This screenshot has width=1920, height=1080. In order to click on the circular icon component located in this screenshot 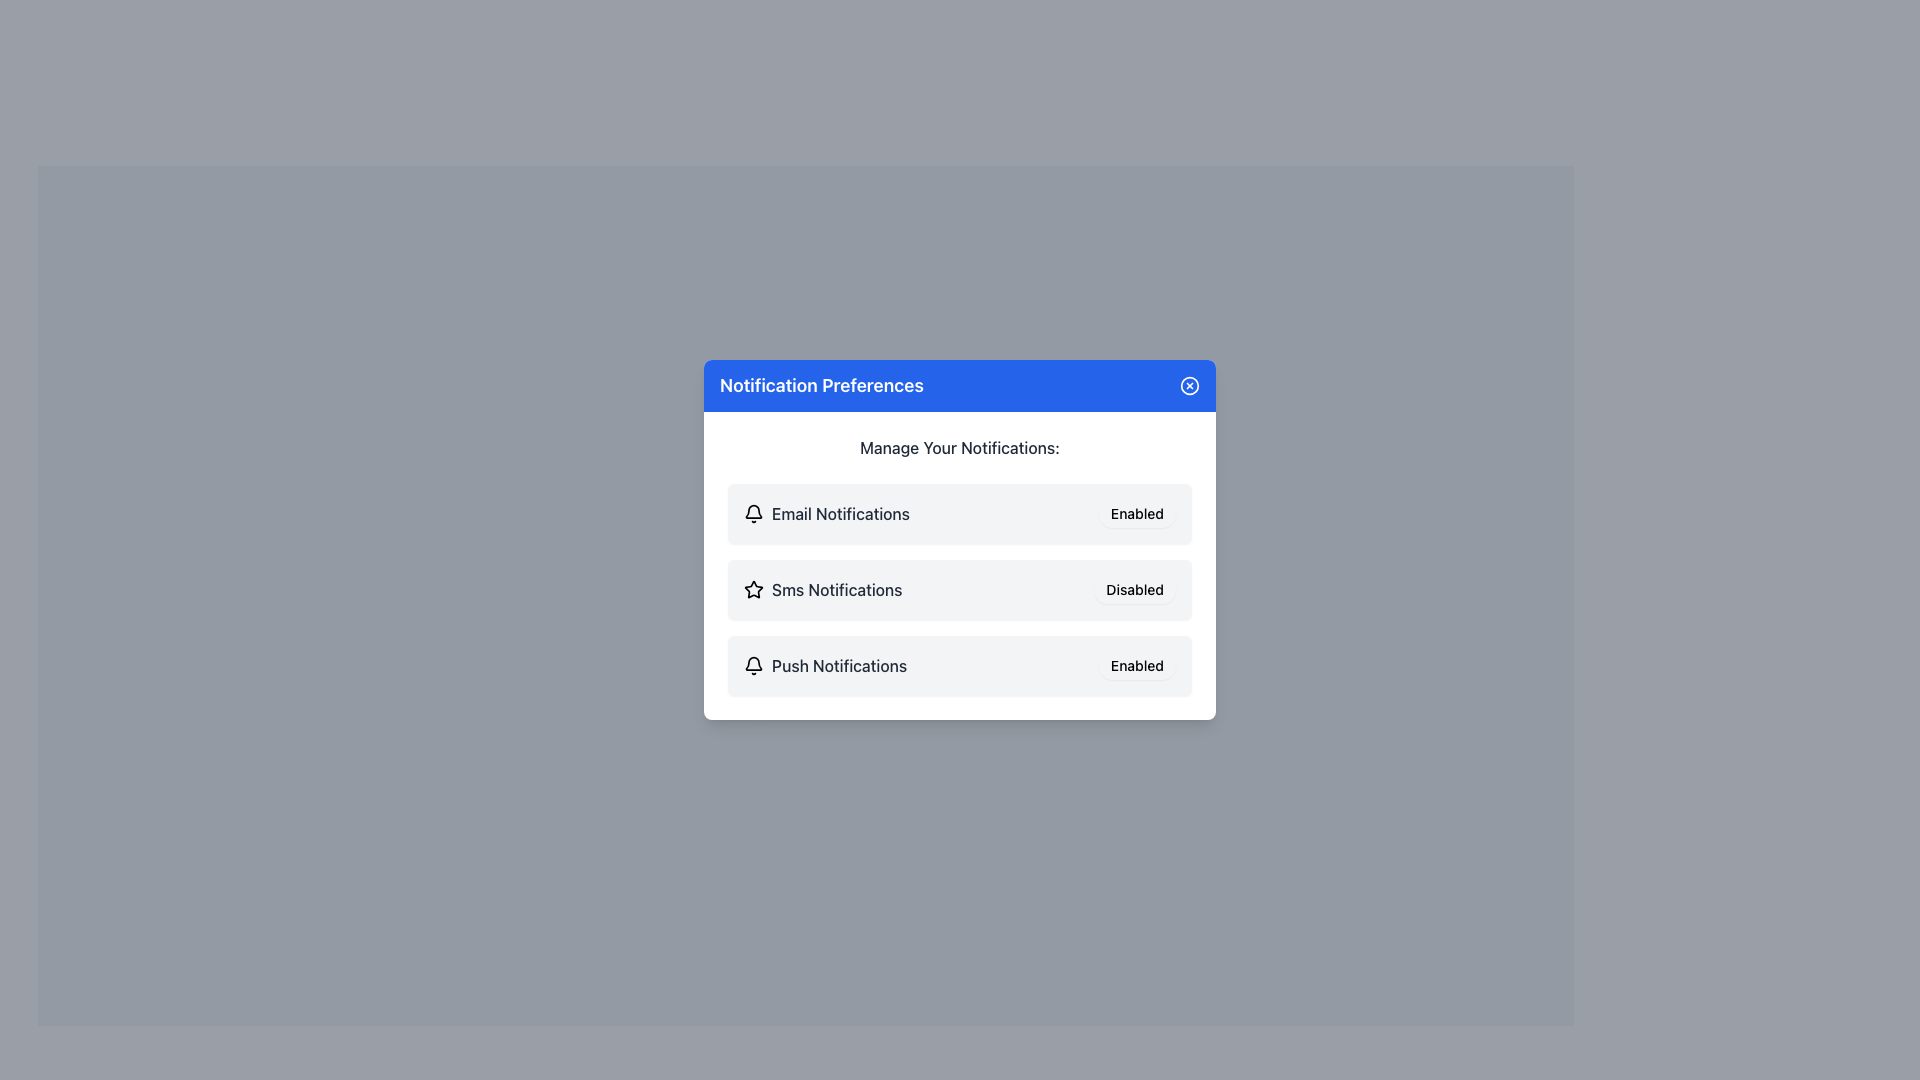, I will do `click(1190, 385)`.